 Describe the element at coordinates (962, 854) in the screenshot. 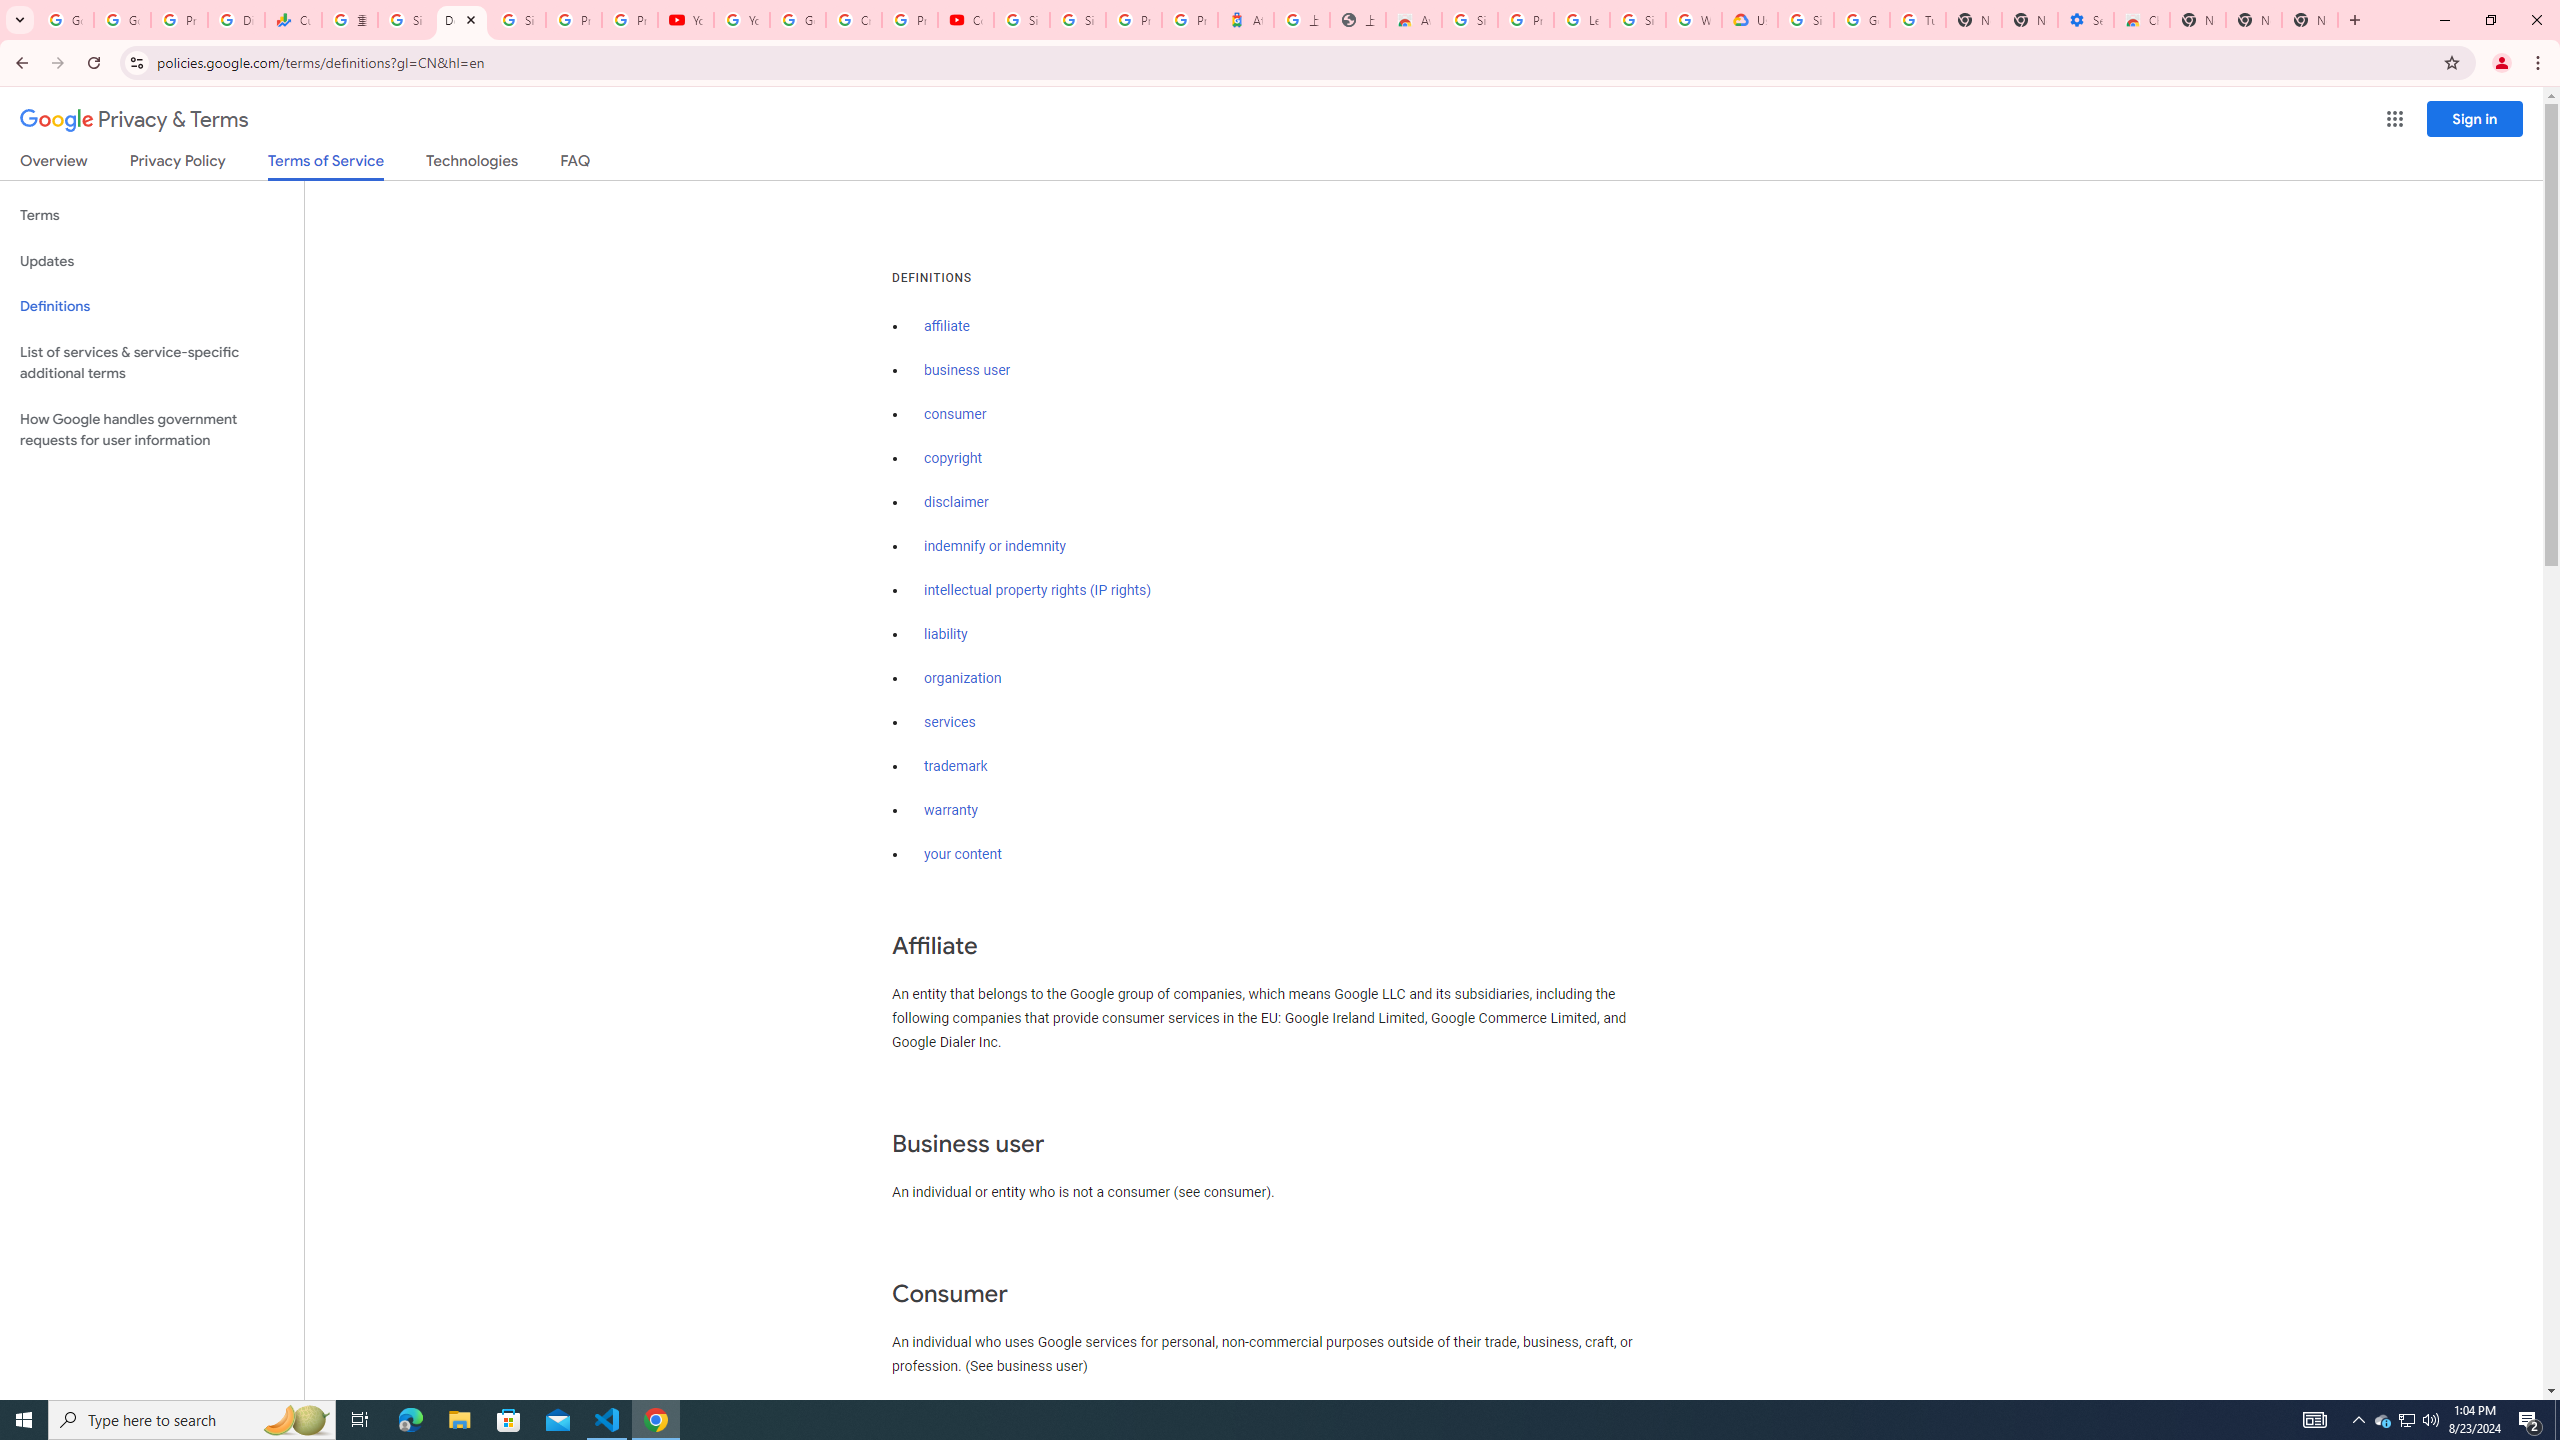

I see `'your content'` at that location.